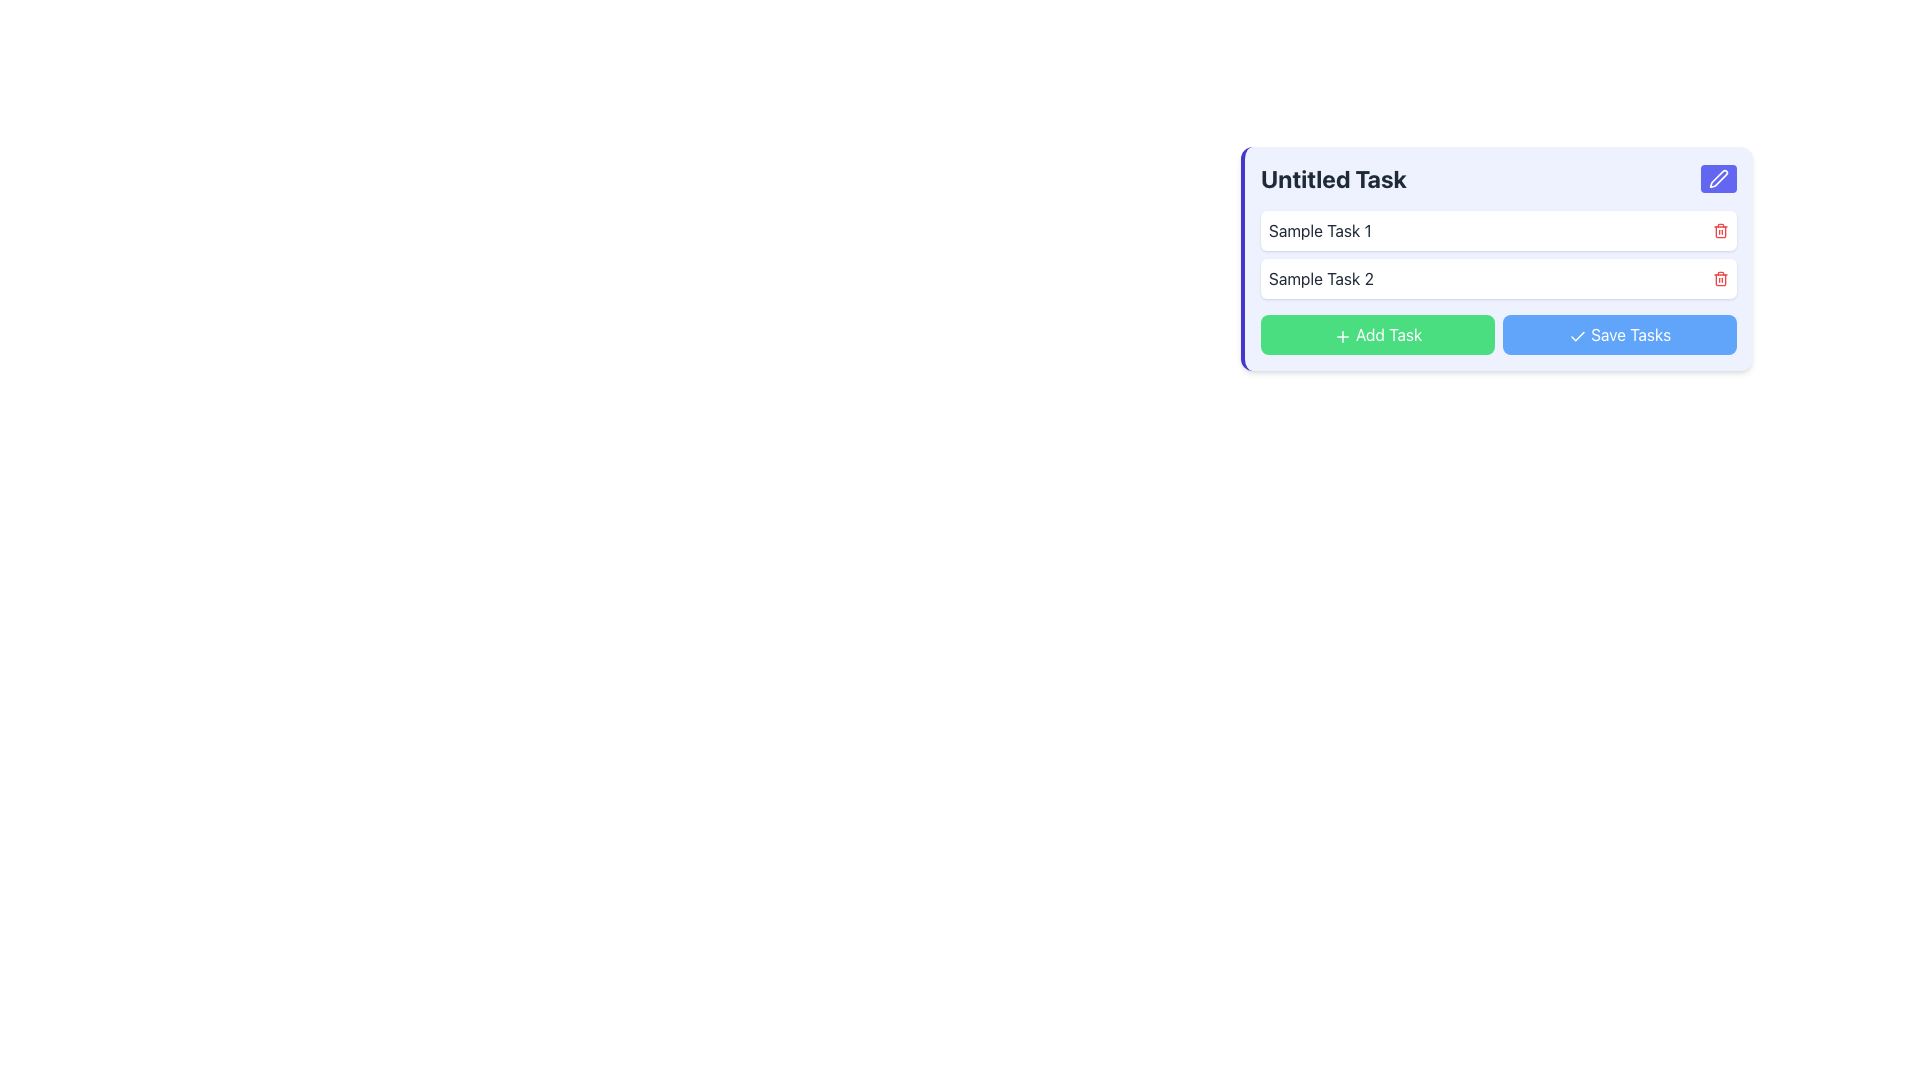 The image size is (1920, 1080). I want to click on the delete button for the task titled 'Sample Task 1', so click(1720, 230).